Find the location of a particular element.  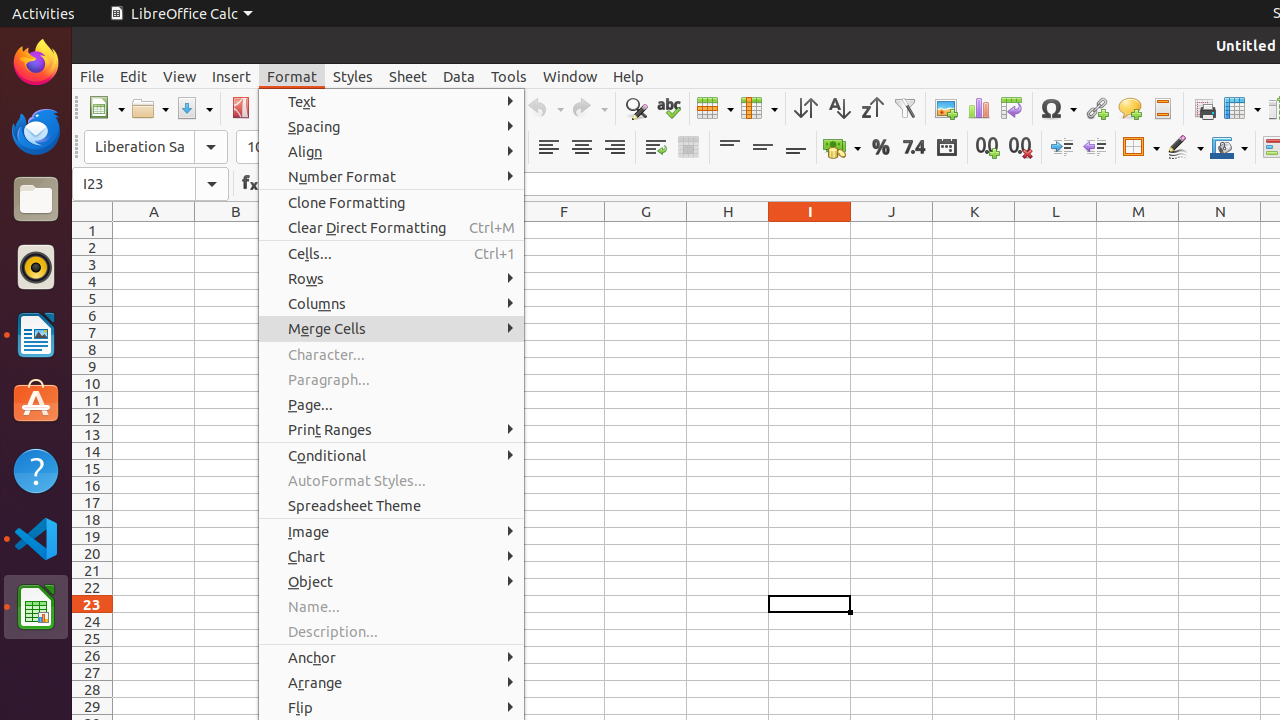

'Font Name' is located at coordinates (155, 146).